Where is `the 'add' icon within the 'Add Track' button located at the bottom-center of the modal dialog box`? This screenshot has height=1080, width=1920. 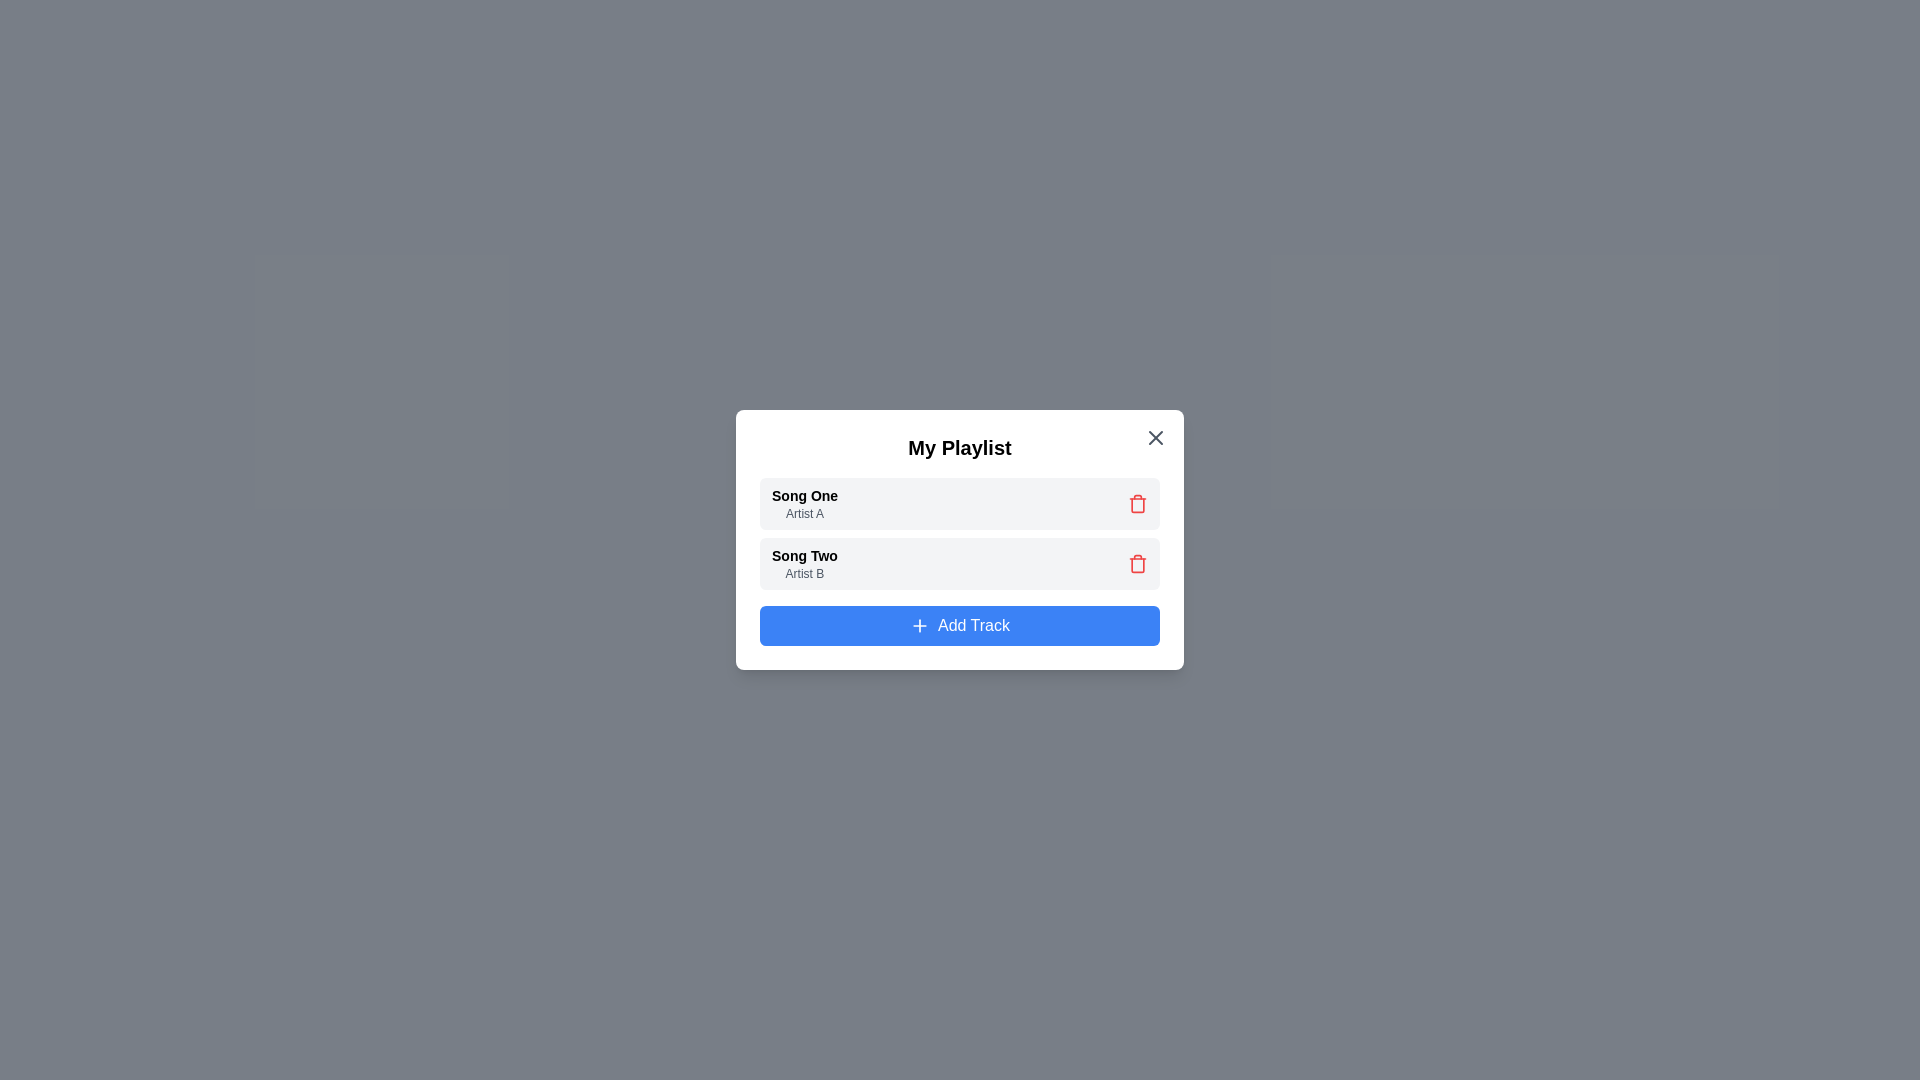 the 'add' icon within the 'Add Track' button located at the bottom-center of the modal dialog box is located at coordinates (919, 624).